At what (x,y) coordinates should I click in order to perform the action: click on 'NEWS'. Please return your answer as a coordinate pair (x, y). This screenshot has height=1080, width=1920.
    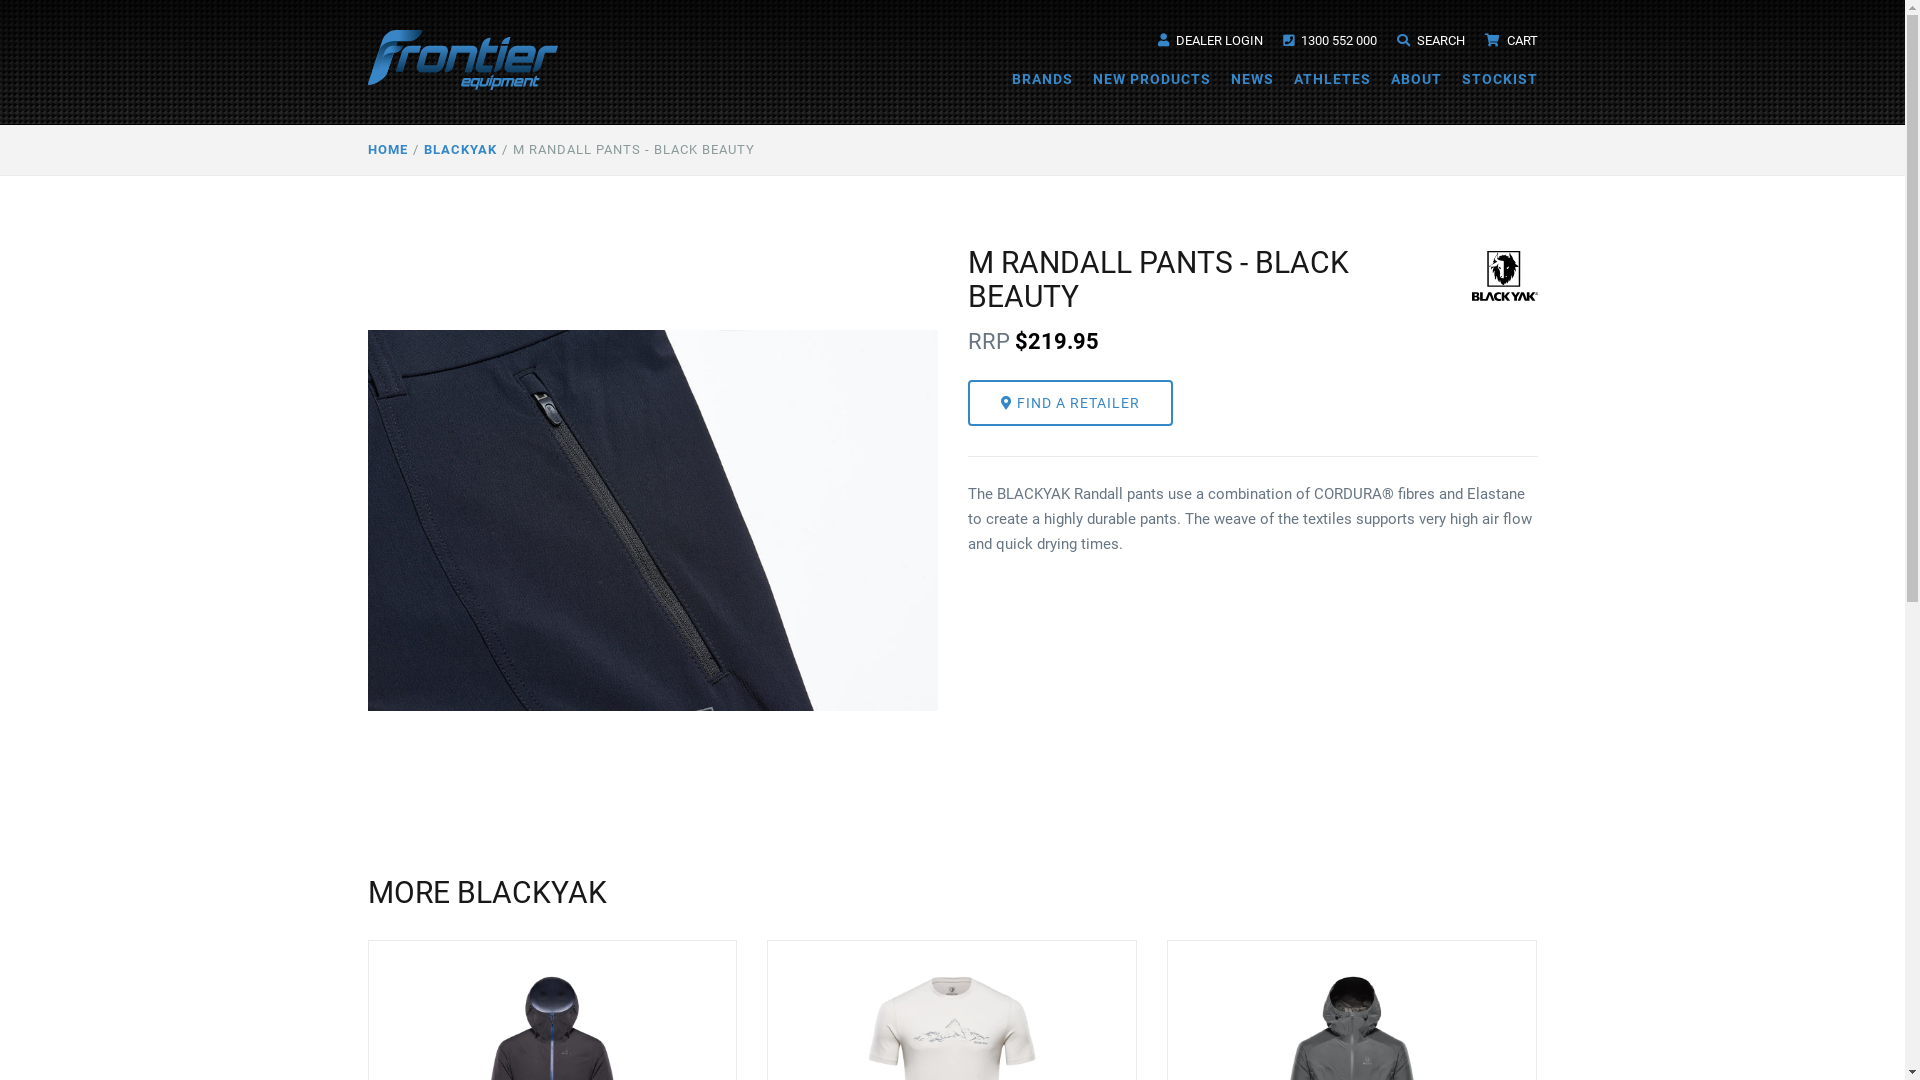
    Looking at the image, I should click on (1250, 77).